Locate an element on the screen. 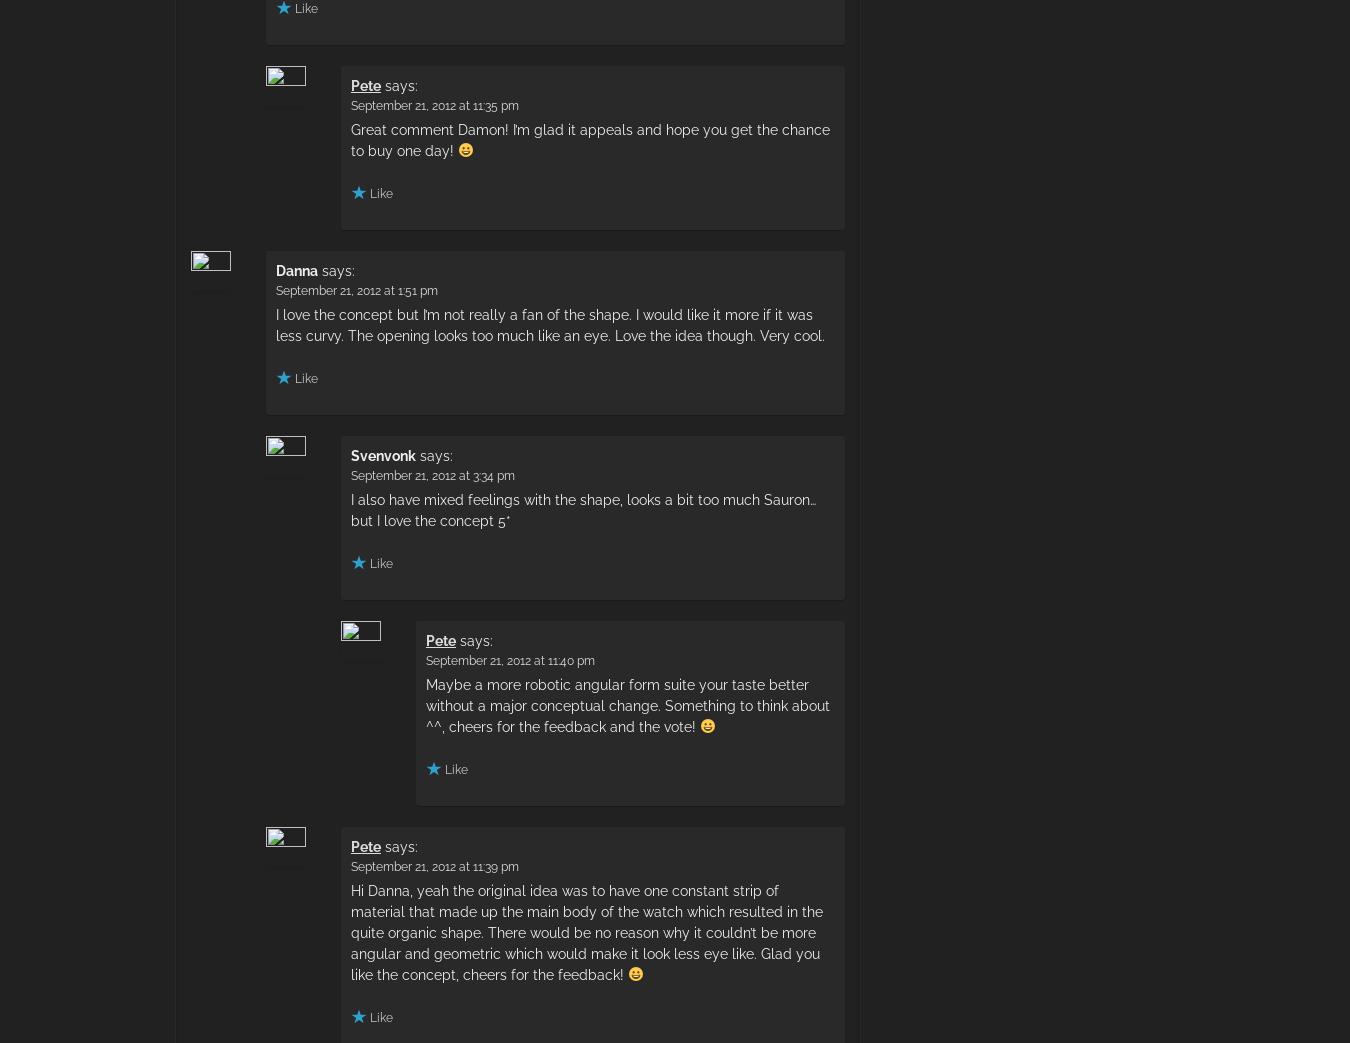 The height and width of the screenshot is (1043, 1350). 'I love the concept but I’m not really a fan of the shape. I would like it more if it was less curvy. The opening looks too much like an eye. Love the idea though. Very cool.' is located at coordinates (274, 323).